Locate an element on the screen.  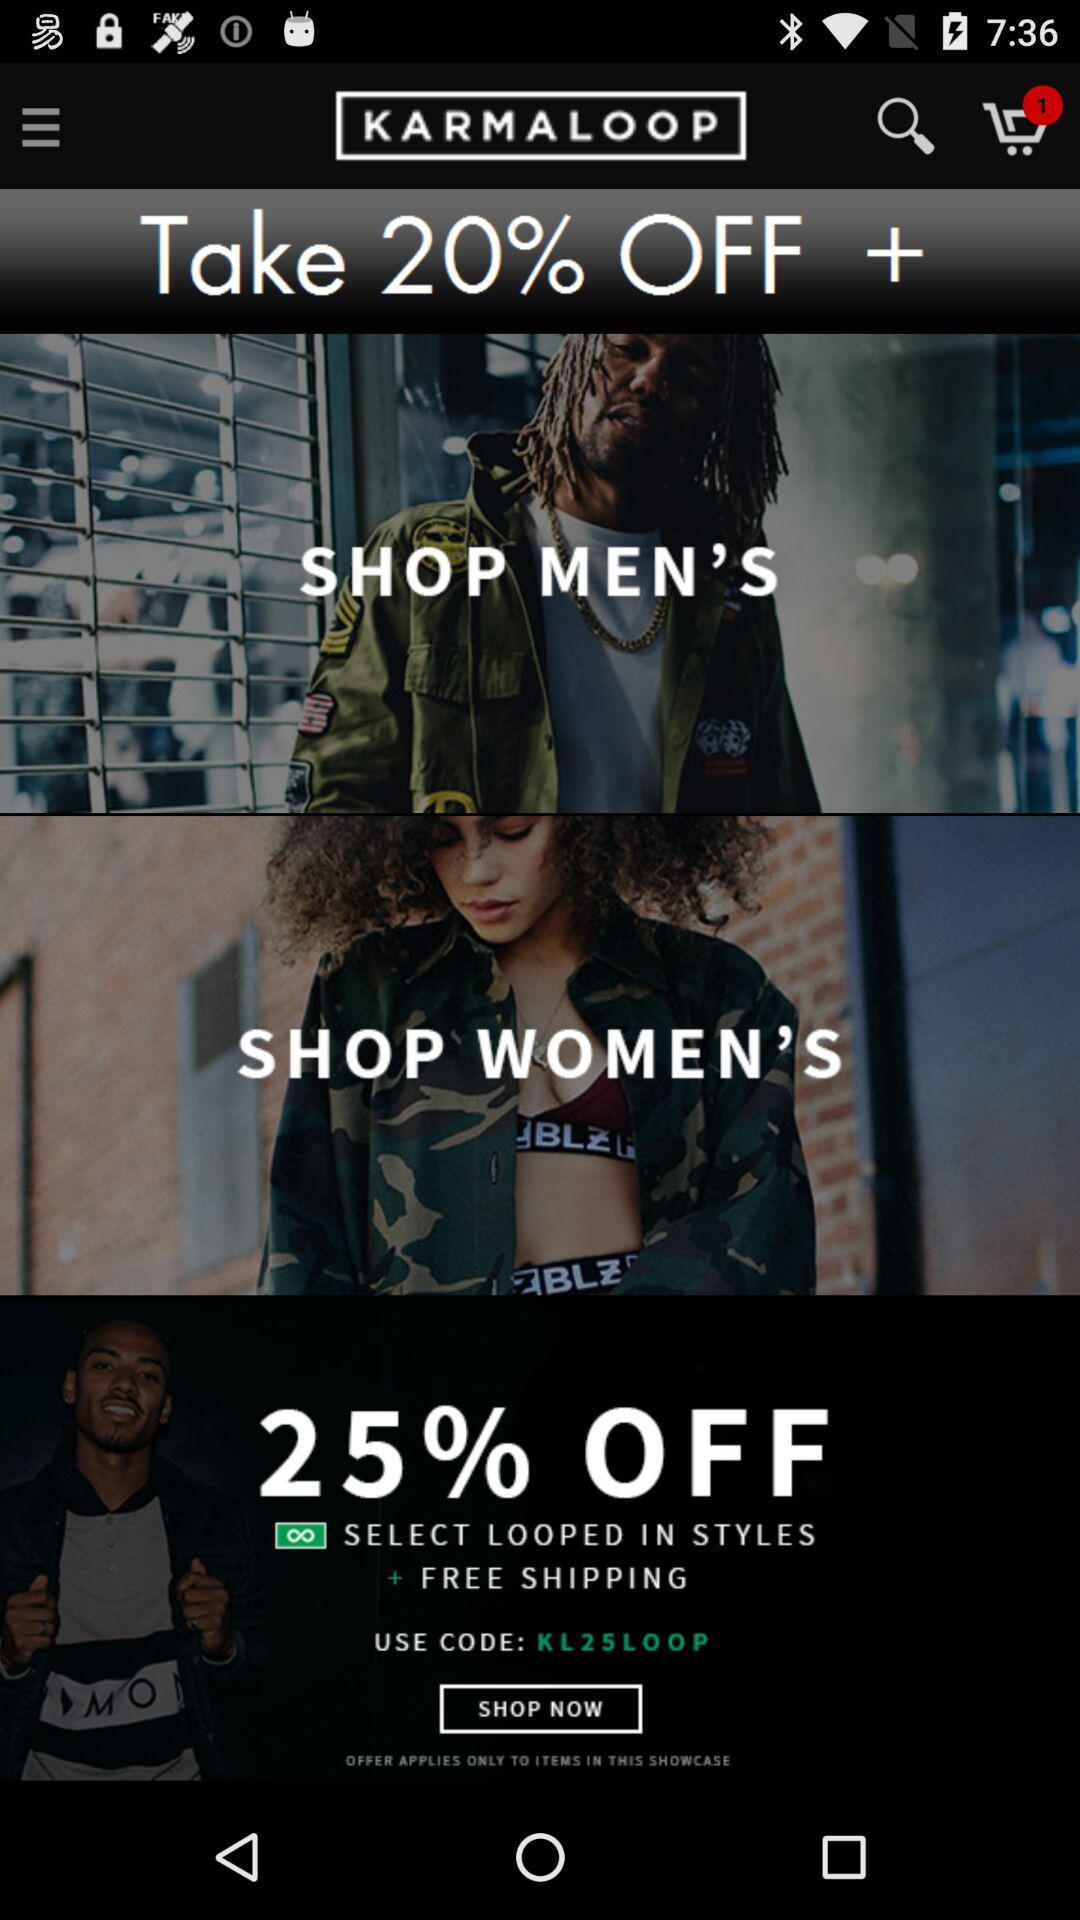
add coupon is located at coordinates (540, 260).